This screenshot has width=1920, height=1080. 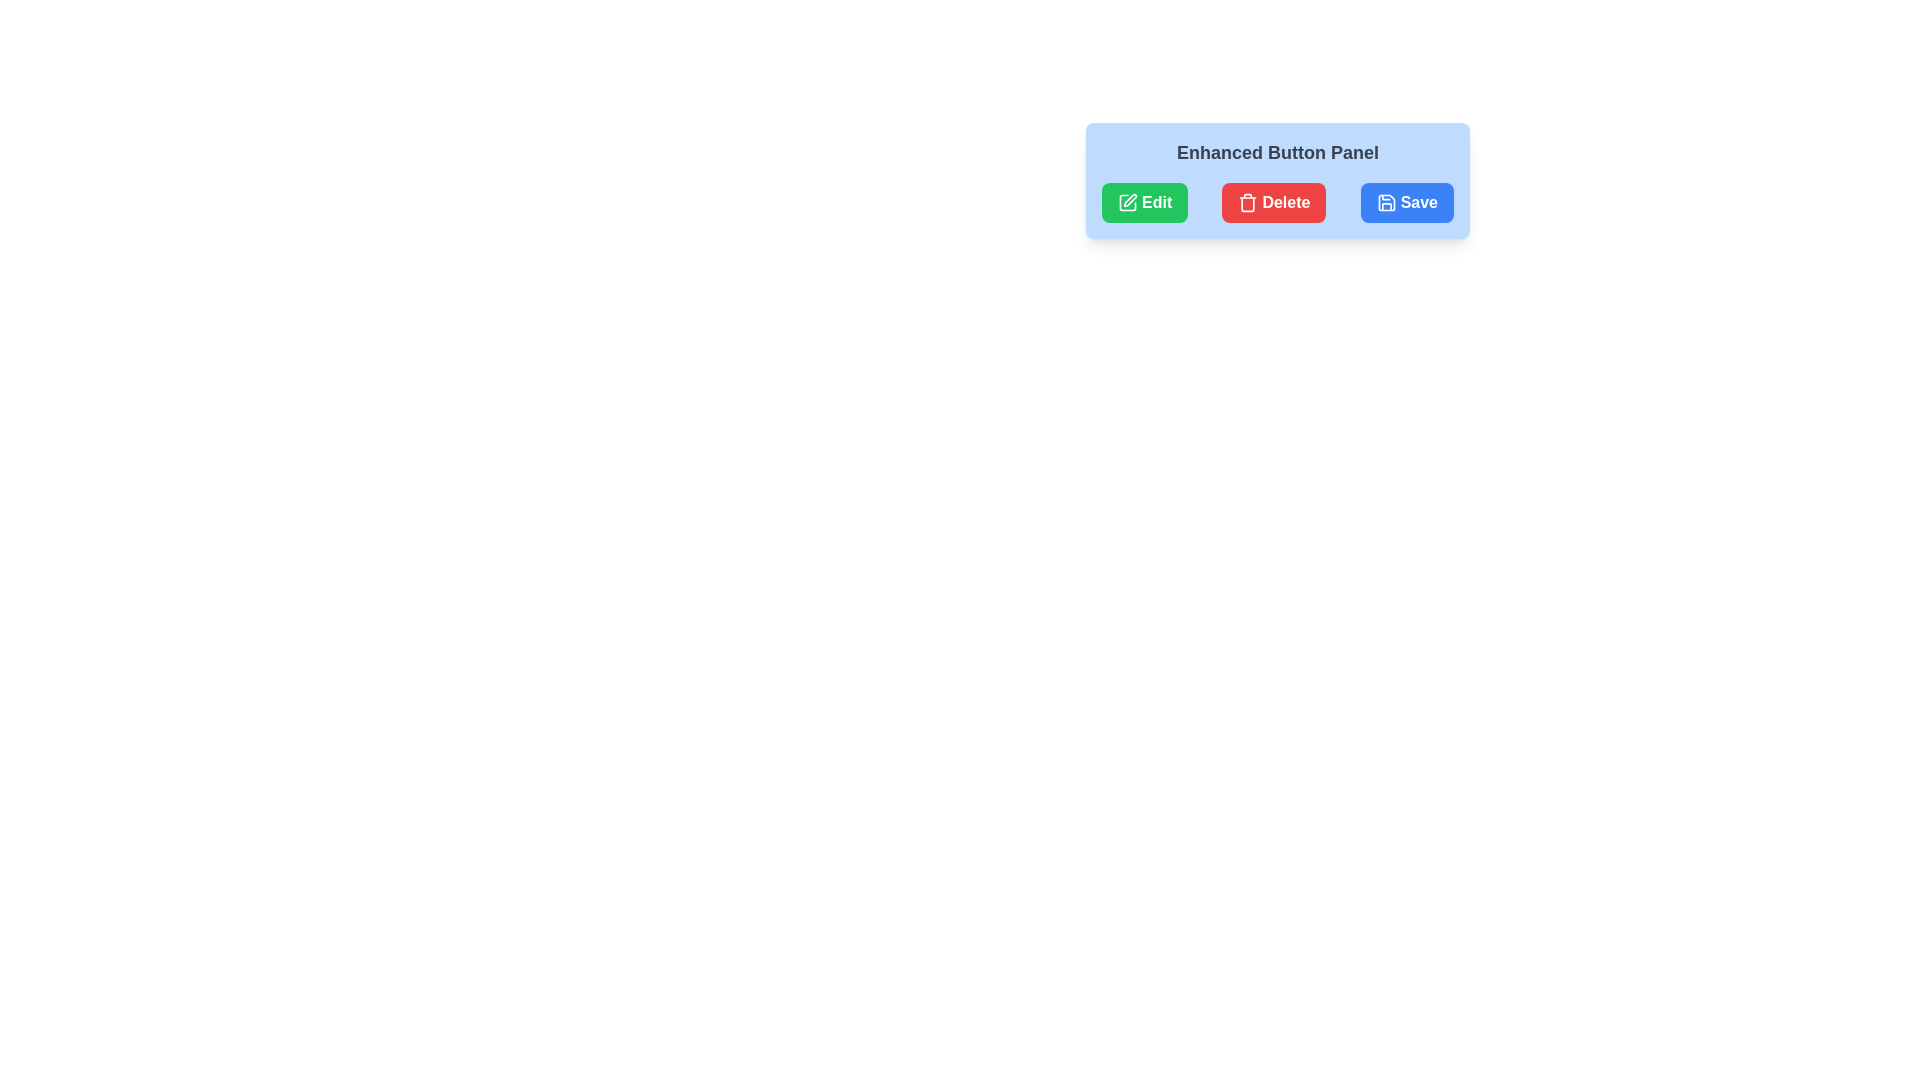 What do you see at coordinates (1247, 203) in the screenshot?
I see `the delete action icon located within the 'Delete' button of the 'Enhanced Button Panel', positioned between the 'Edit' button and 'Save' button` at bounding box center [1247, 203].